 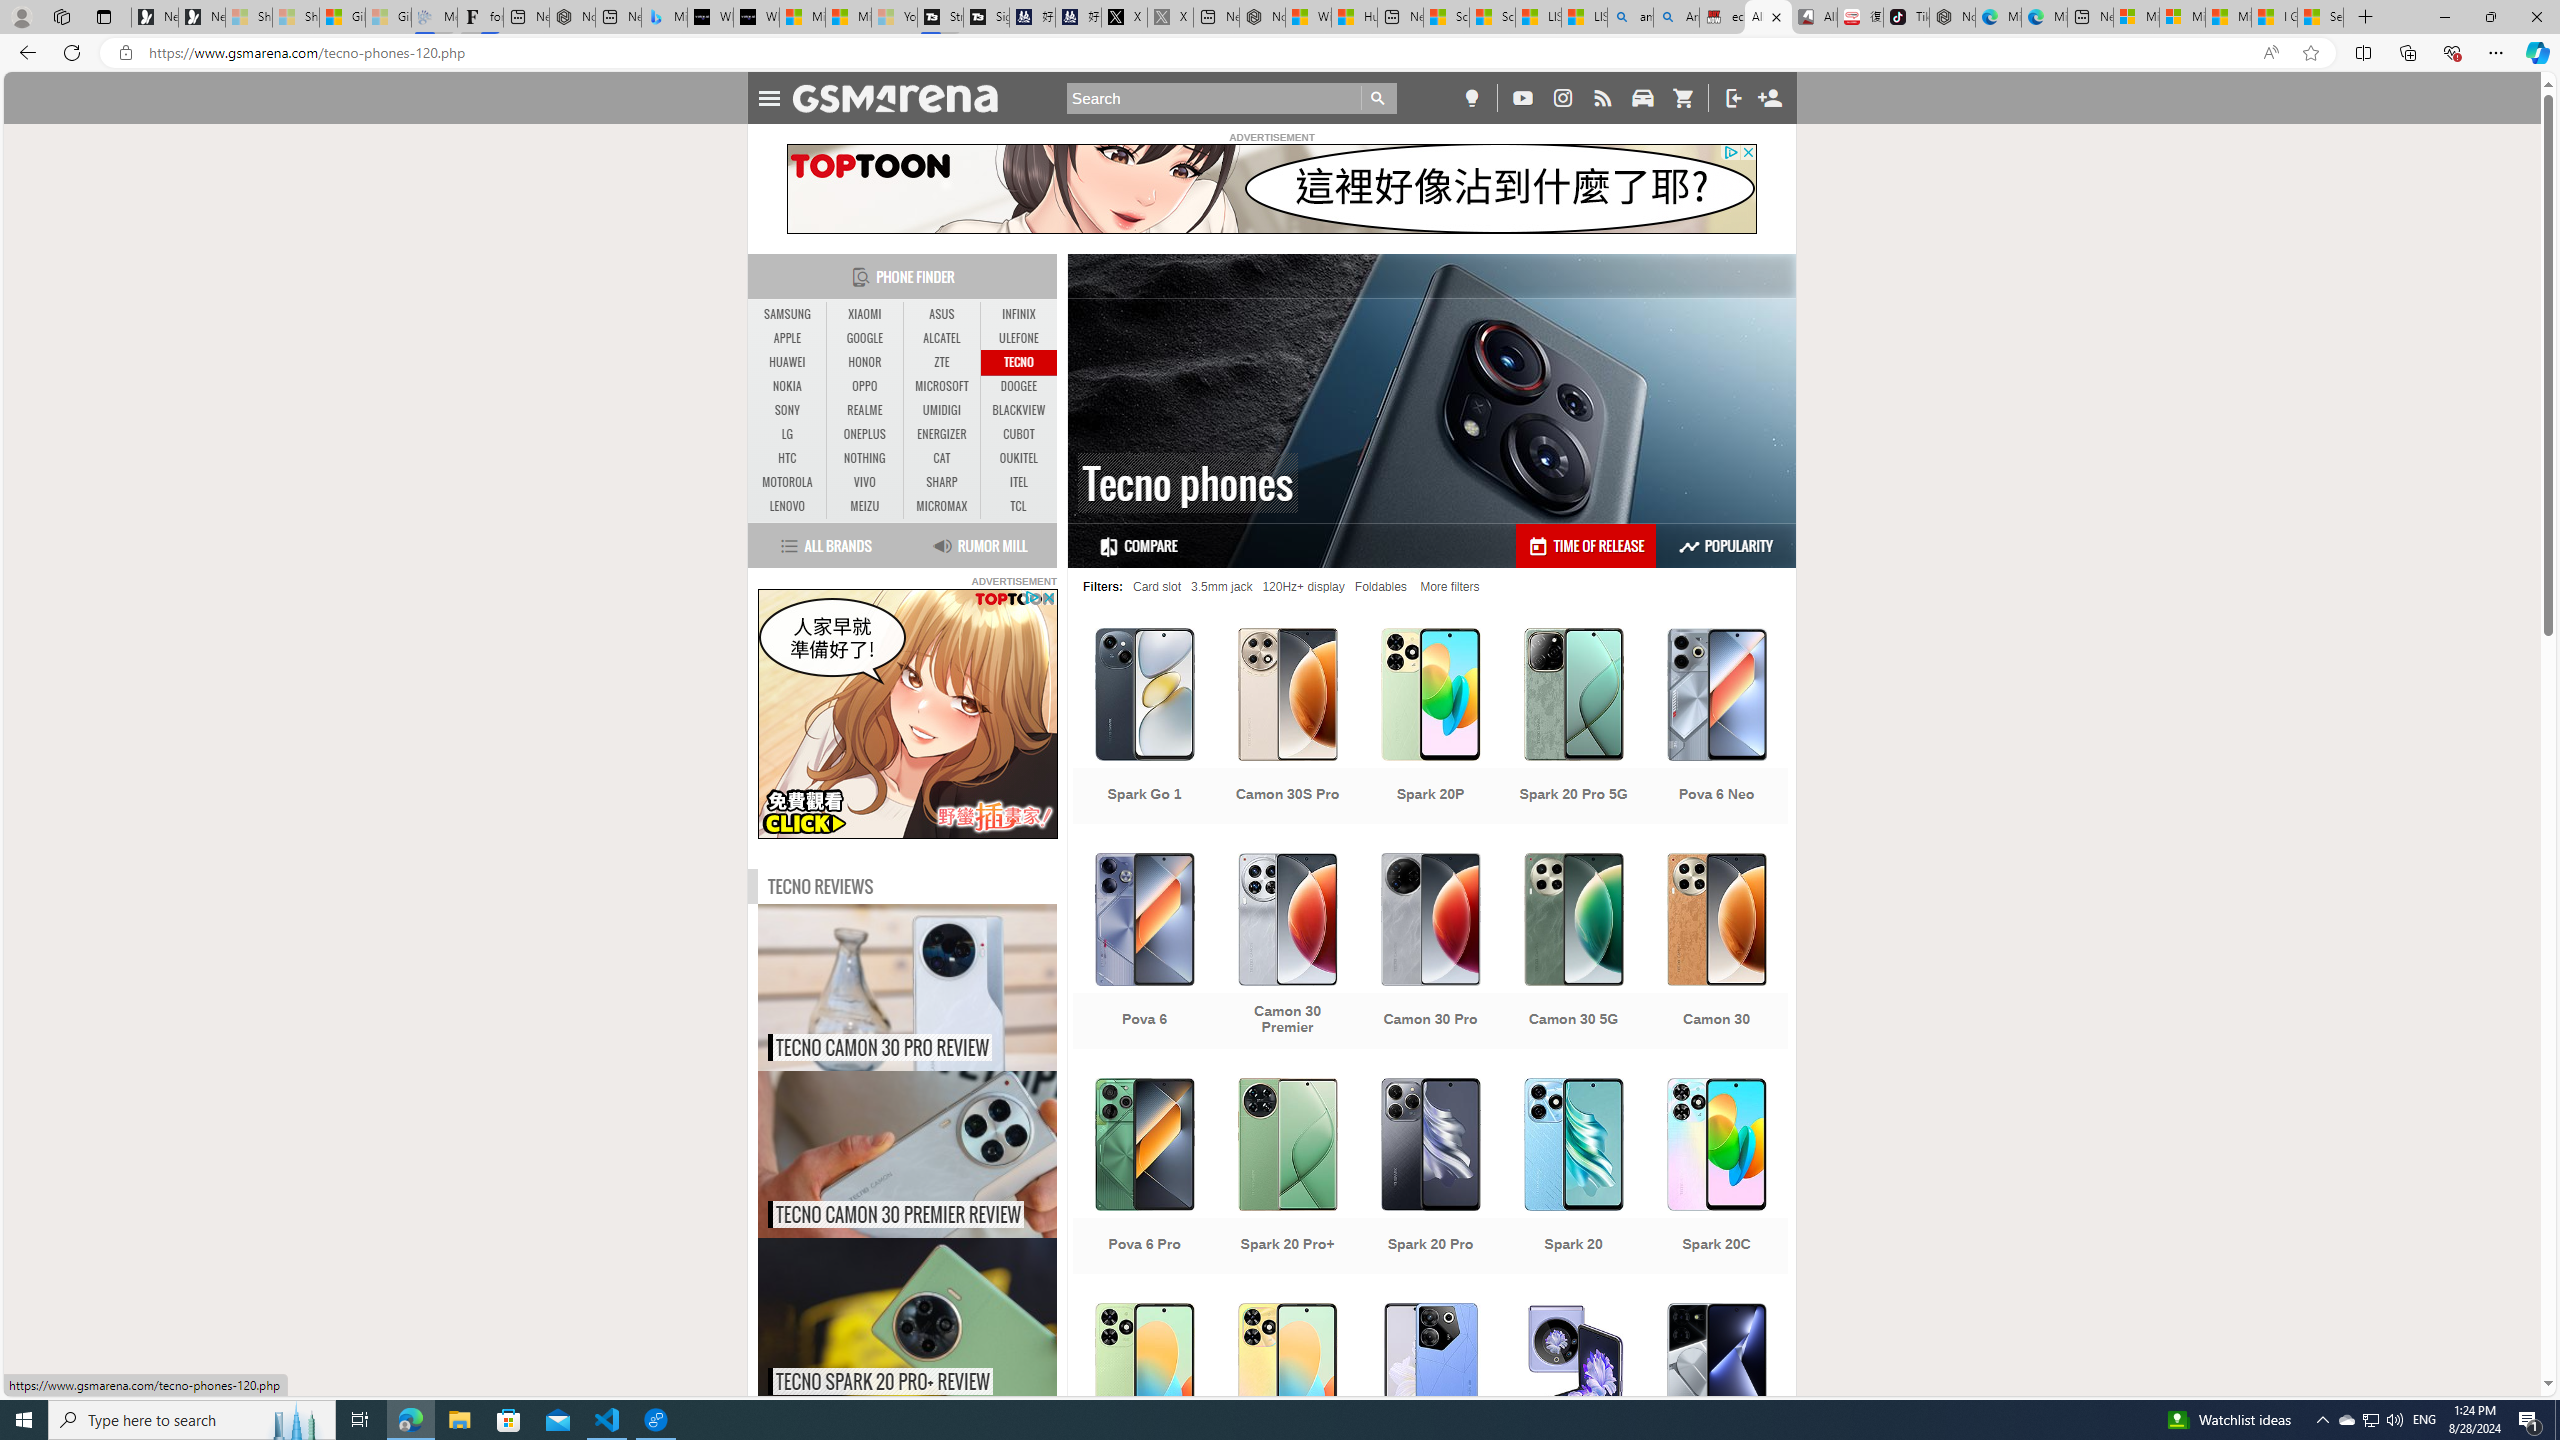 I want to click on 'Copilot (Ctrl+Shift+.)', so click(x=2535, y=51).